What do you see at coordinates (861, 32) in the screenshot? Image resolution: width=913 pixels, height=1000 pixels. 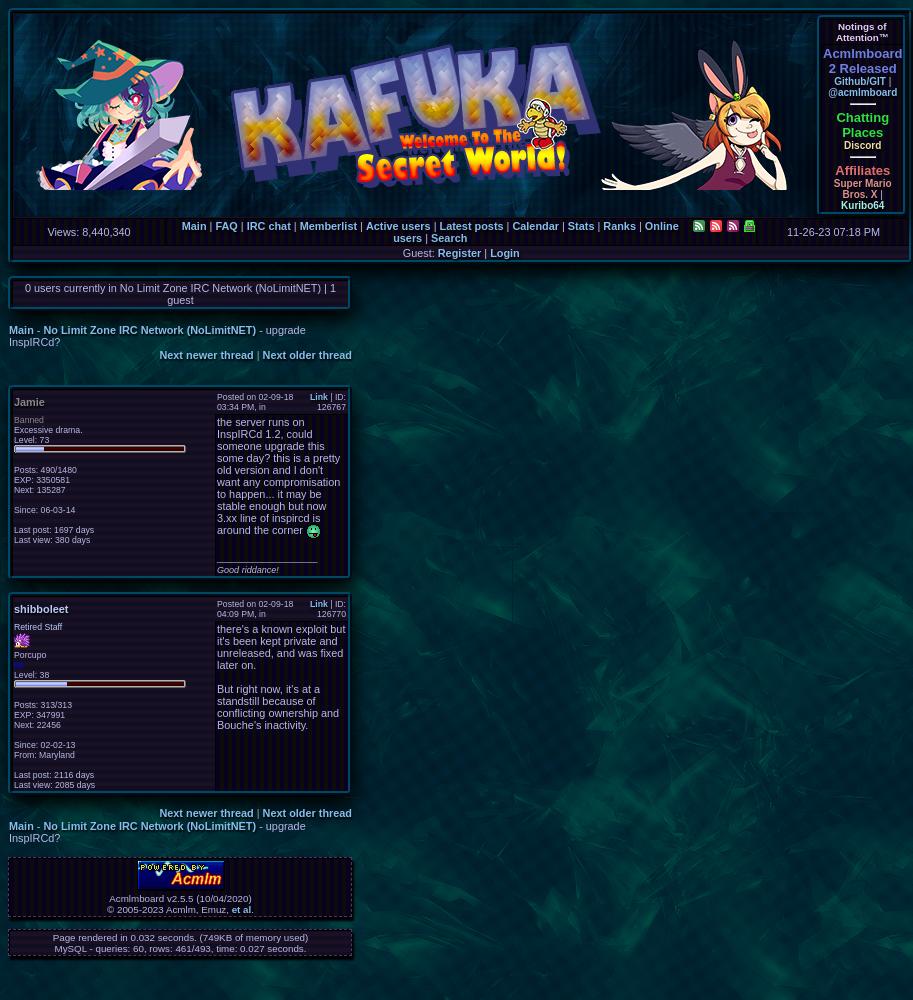 I see `'Notings of Attention™'` at bounding box center [861, 32].